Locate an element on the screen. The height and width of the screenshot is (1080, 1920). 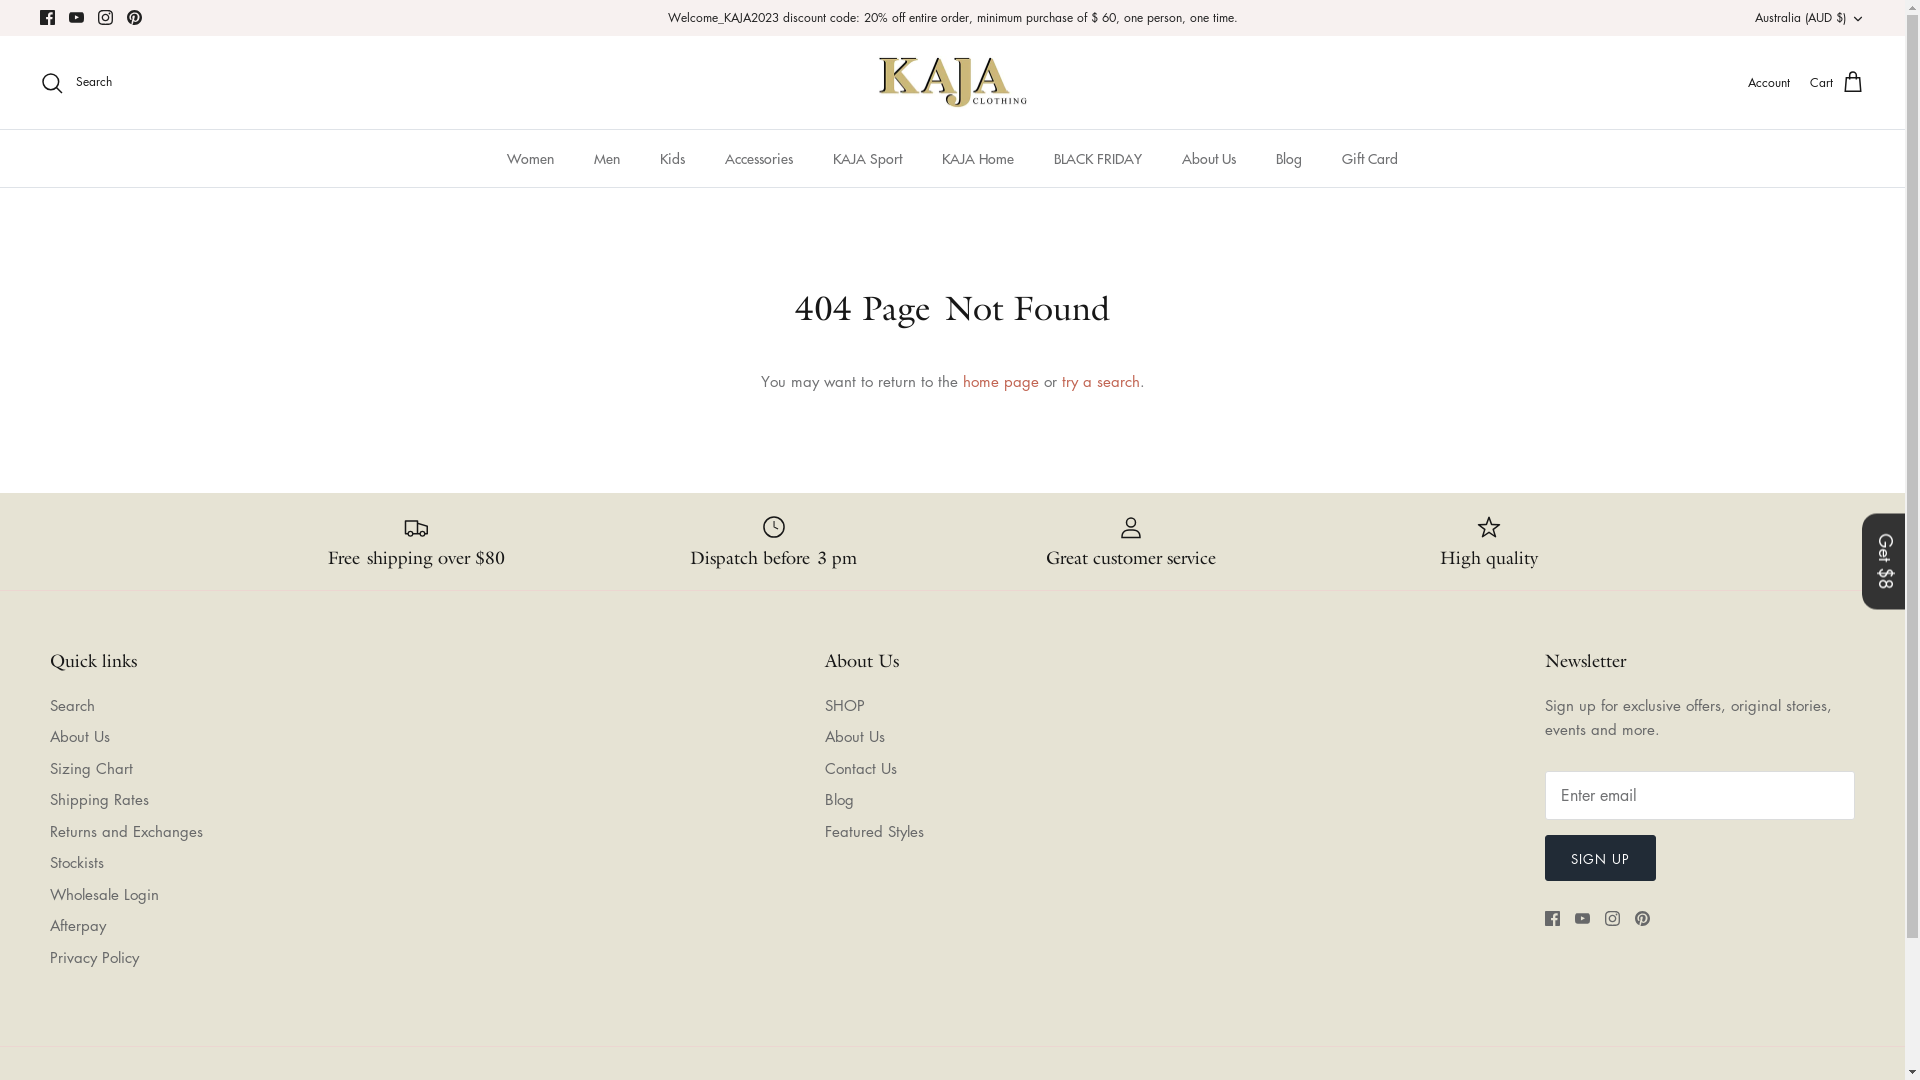
'Afterpay' is located at coordinates (77, 925).